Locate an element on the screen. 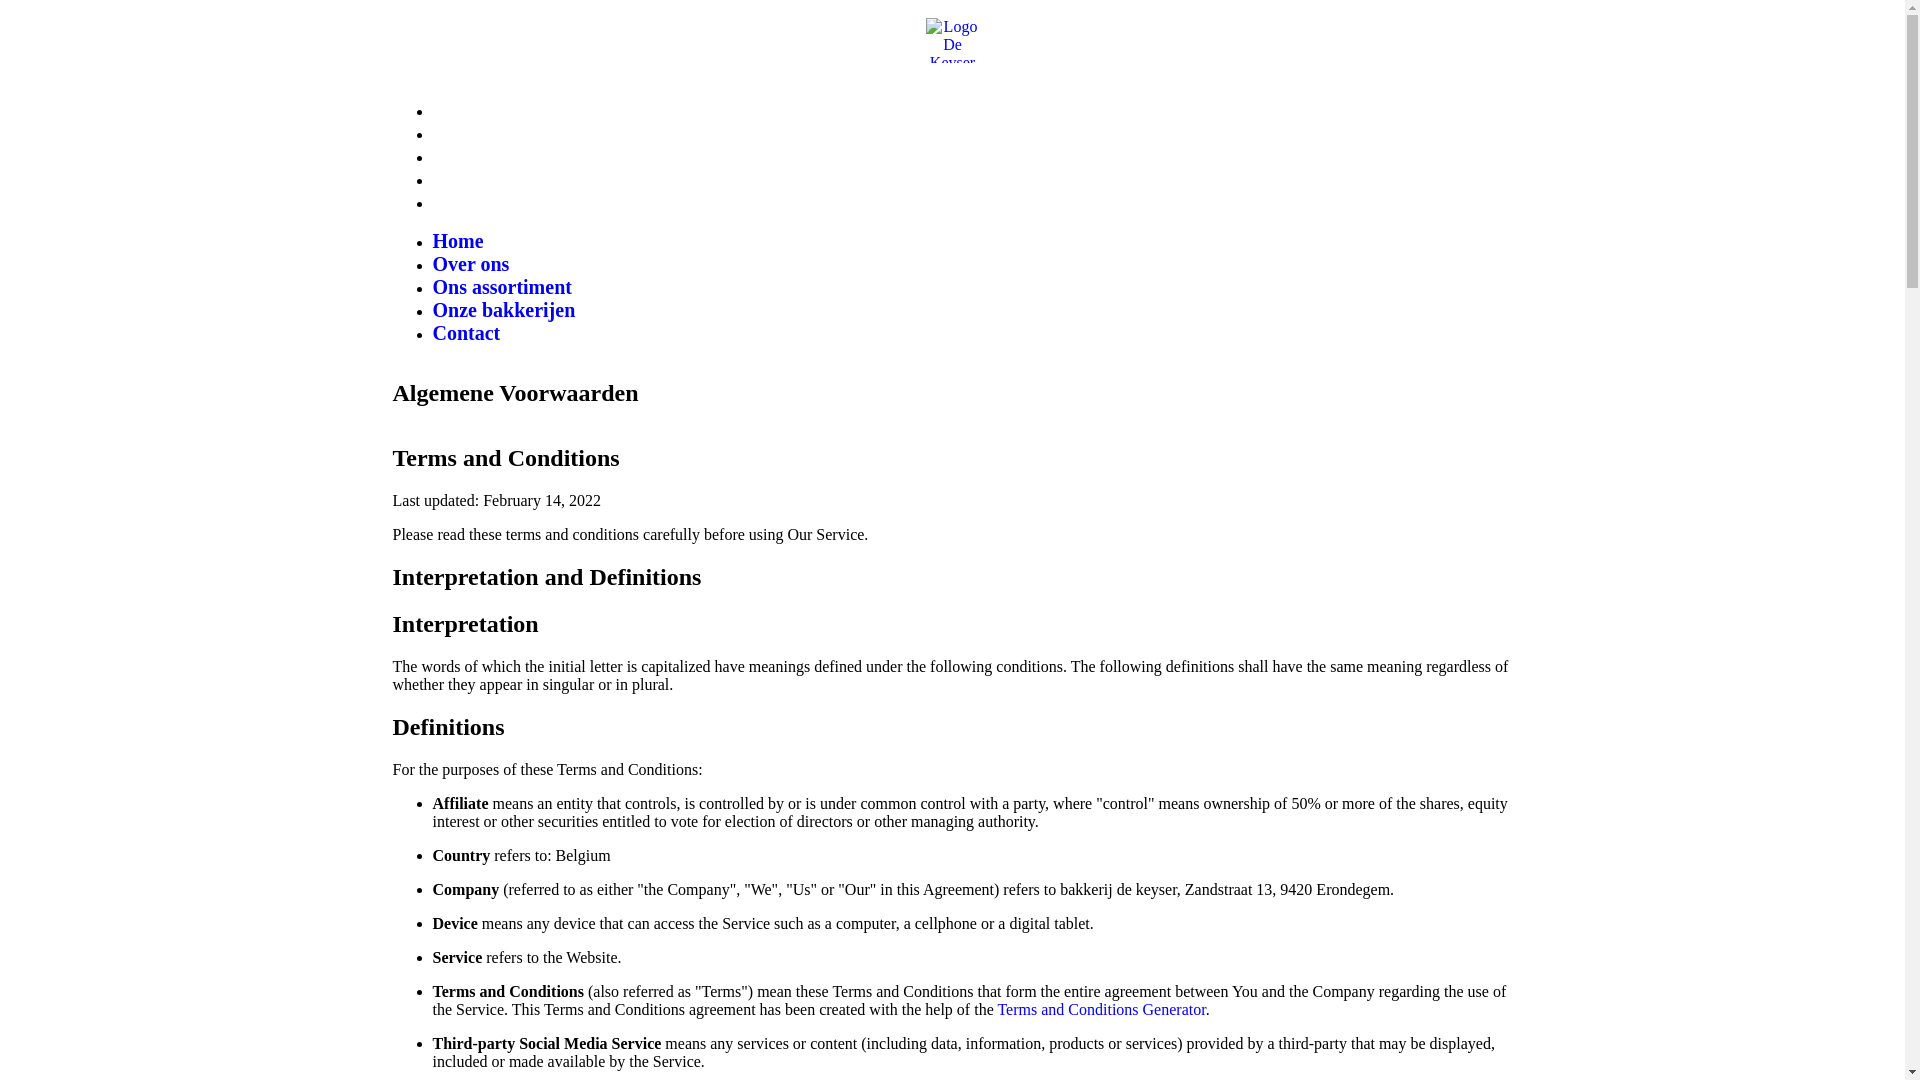  'Terms and Conditions Generator' is located at coordinates (1099, 1009).